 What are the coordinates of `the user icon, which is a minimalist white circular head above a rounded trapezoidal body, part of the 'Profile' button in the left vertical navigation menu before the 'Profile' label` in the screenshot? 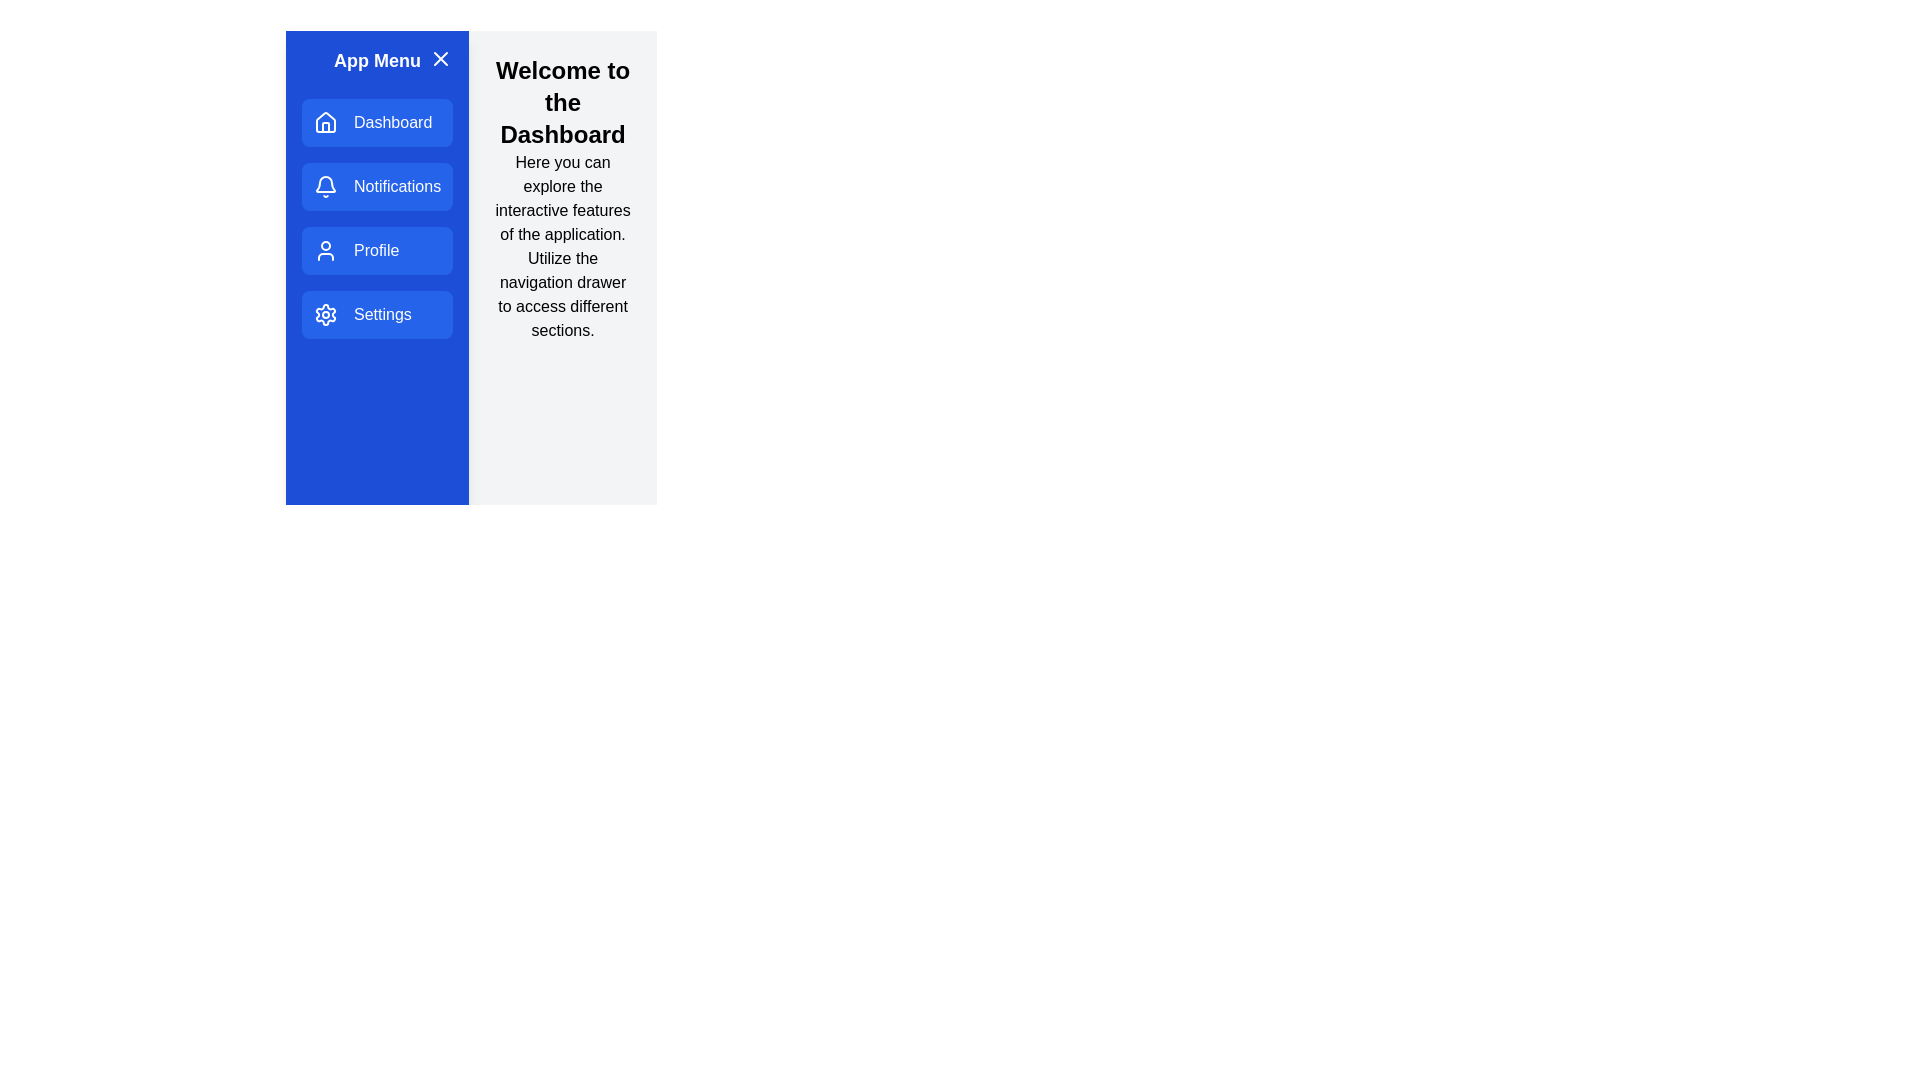 It's located at (326, 249).